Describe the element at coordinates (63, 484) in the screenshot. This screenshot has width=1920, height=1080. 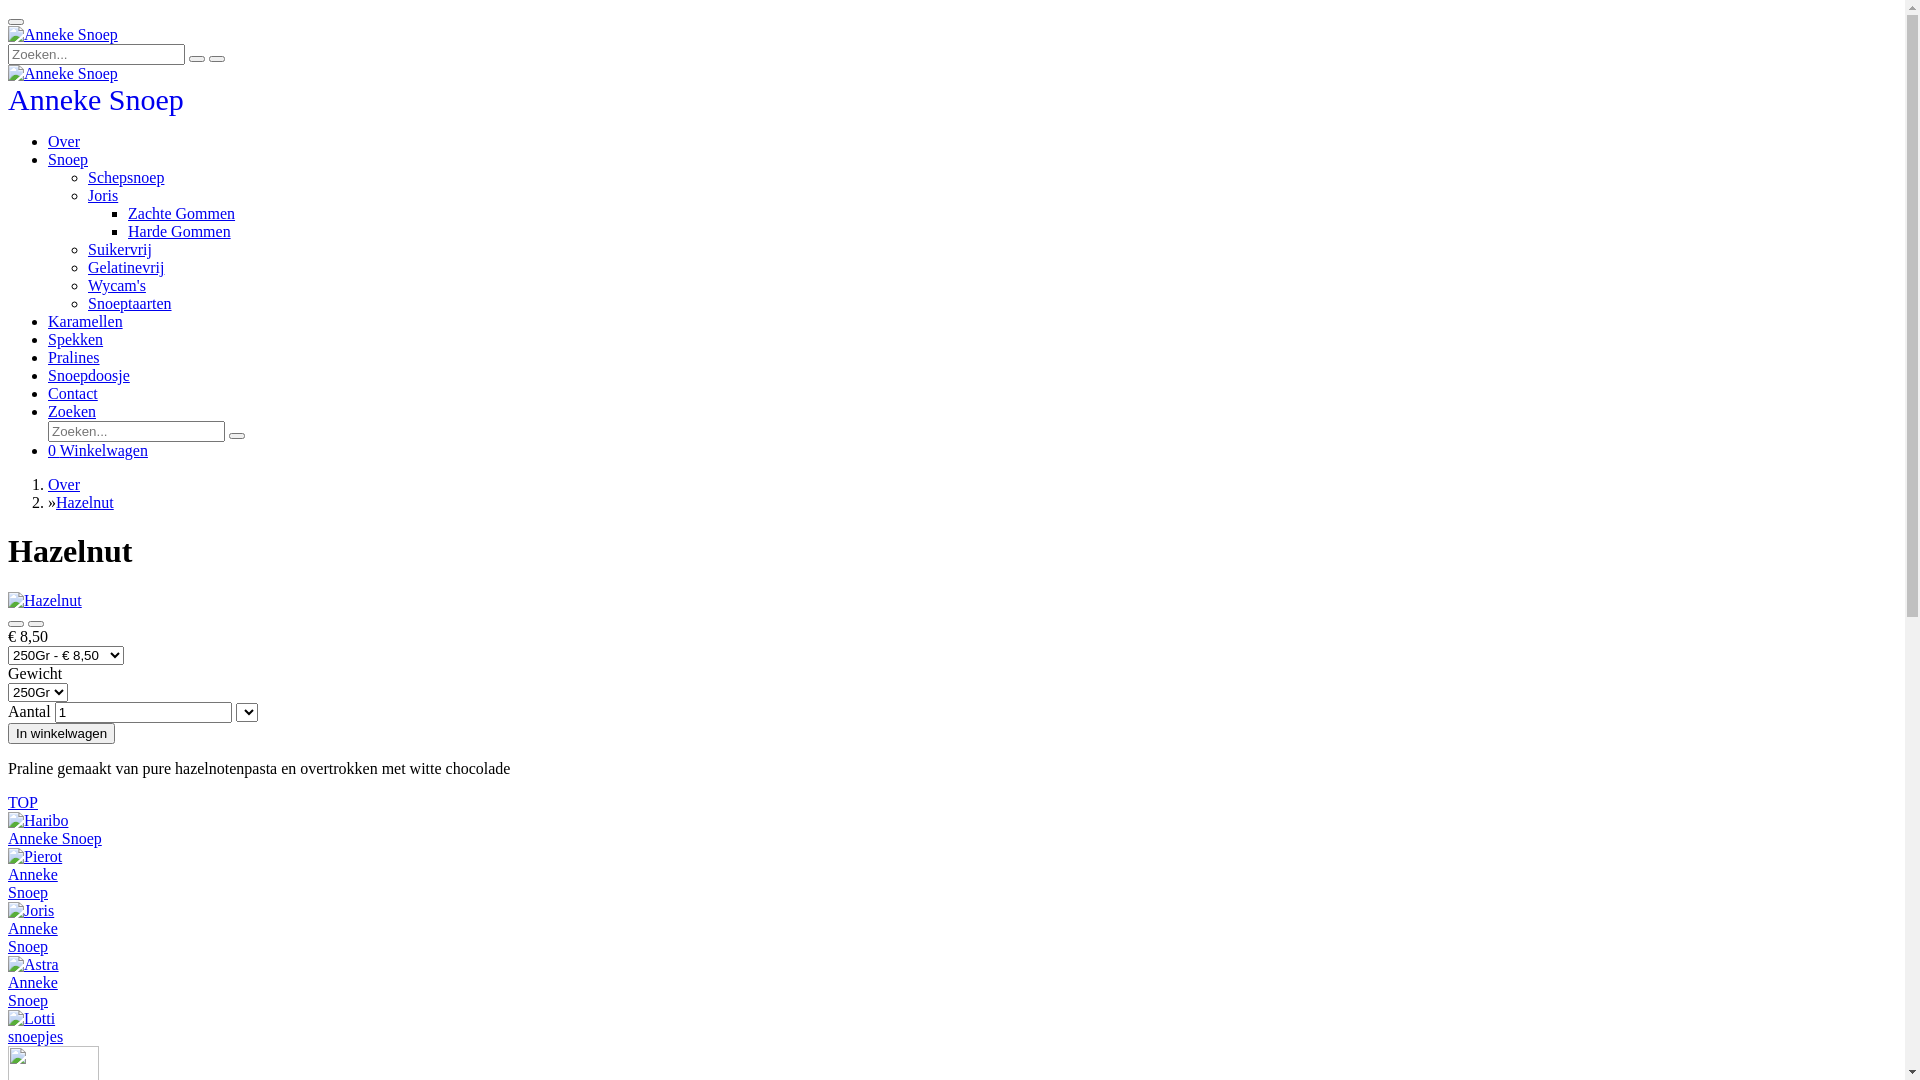
I see `'Over'` at that location.